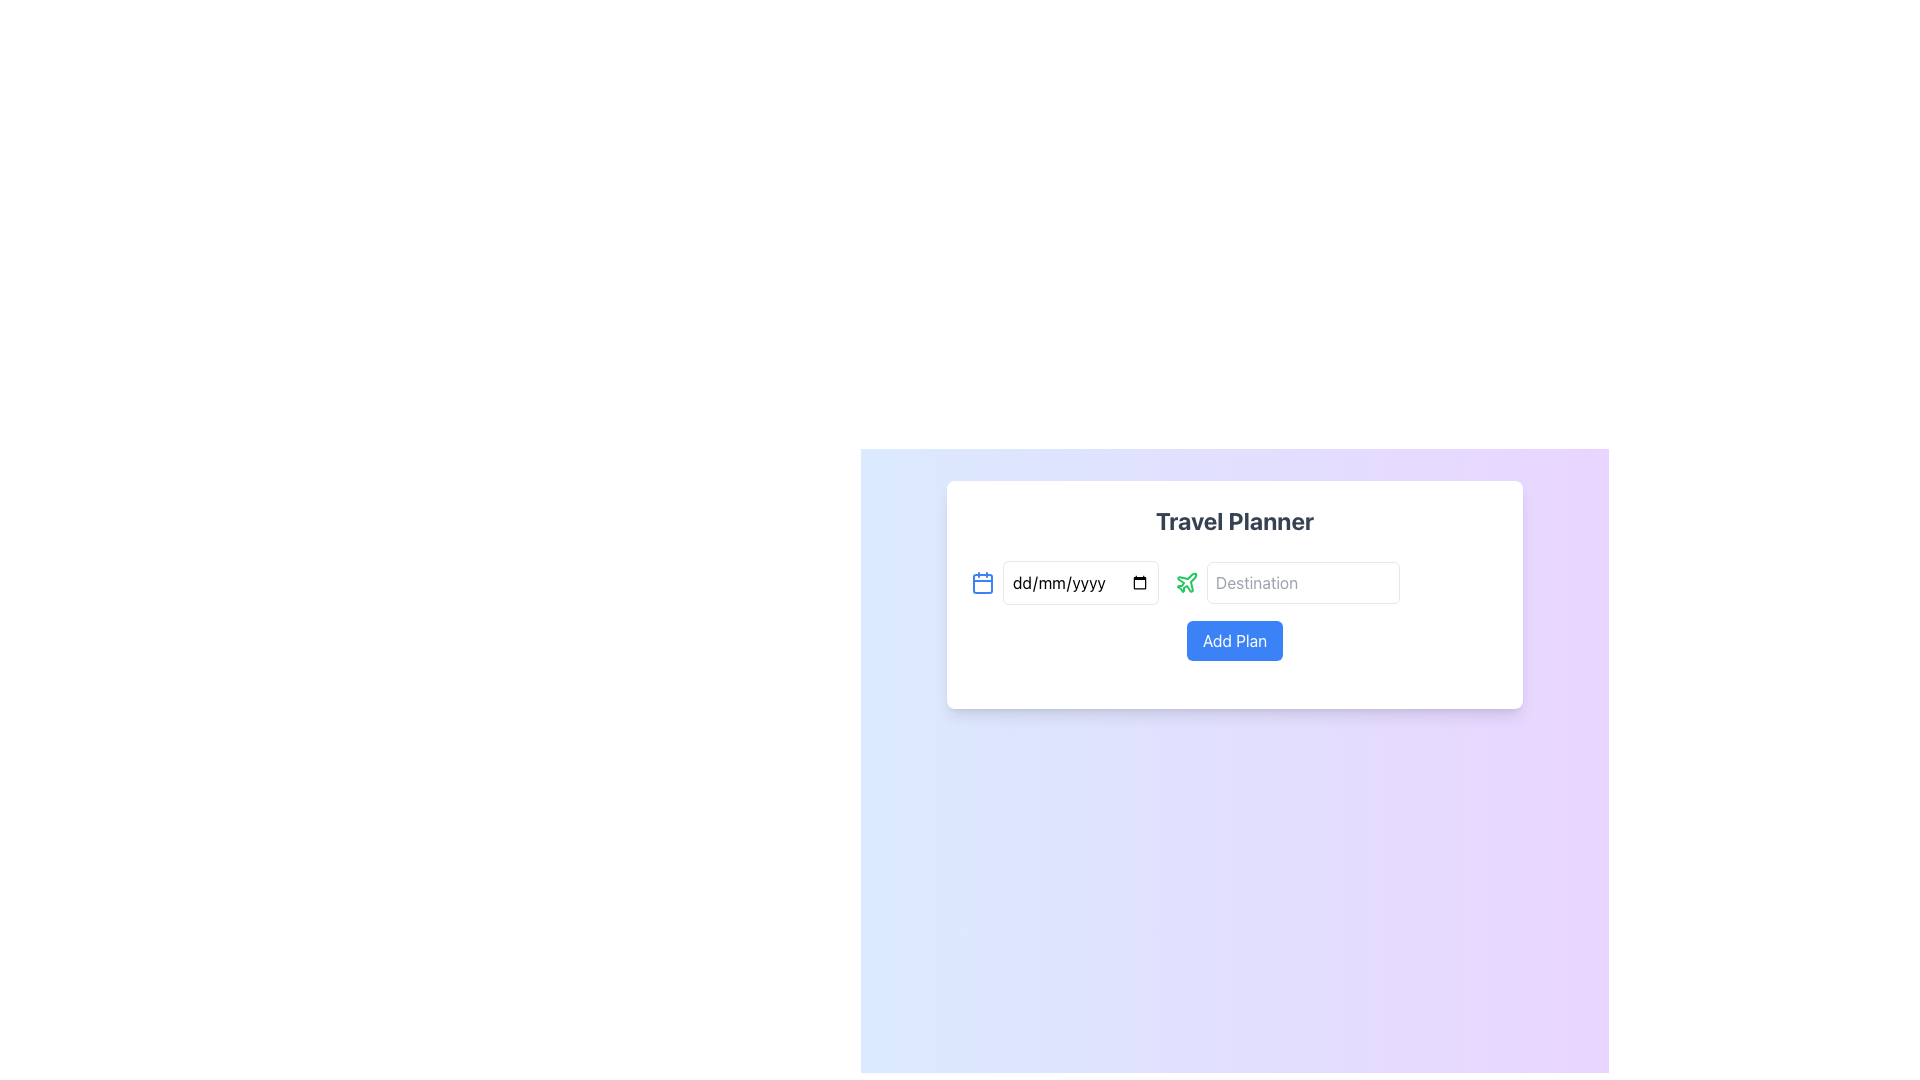 This screenshot has width=1920, height=1080. Describe the element at coordinates (1187, 582) in the screenshot. I see `the airplane icon located to the right of the 'Destination' text input field in the travel planning interface` at that location.